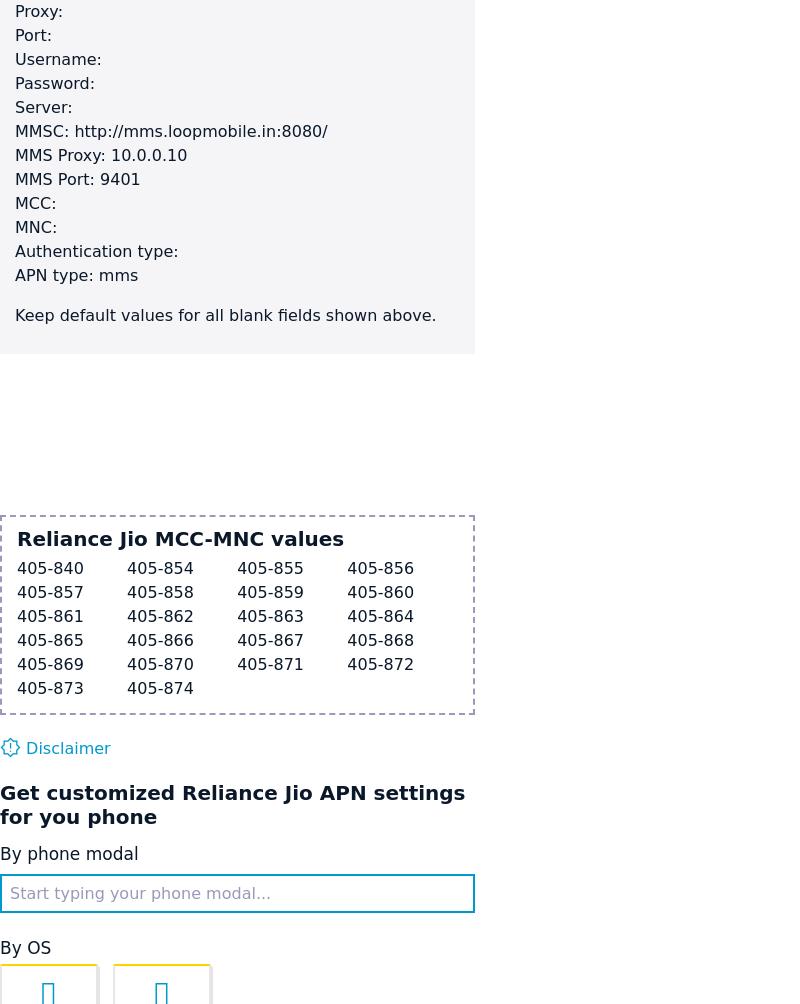 The width and height of the screenshot is (800, 1004). Describe the element at coordinates (34, 202) in the screenshot. I see `'MCC:'` at that location.